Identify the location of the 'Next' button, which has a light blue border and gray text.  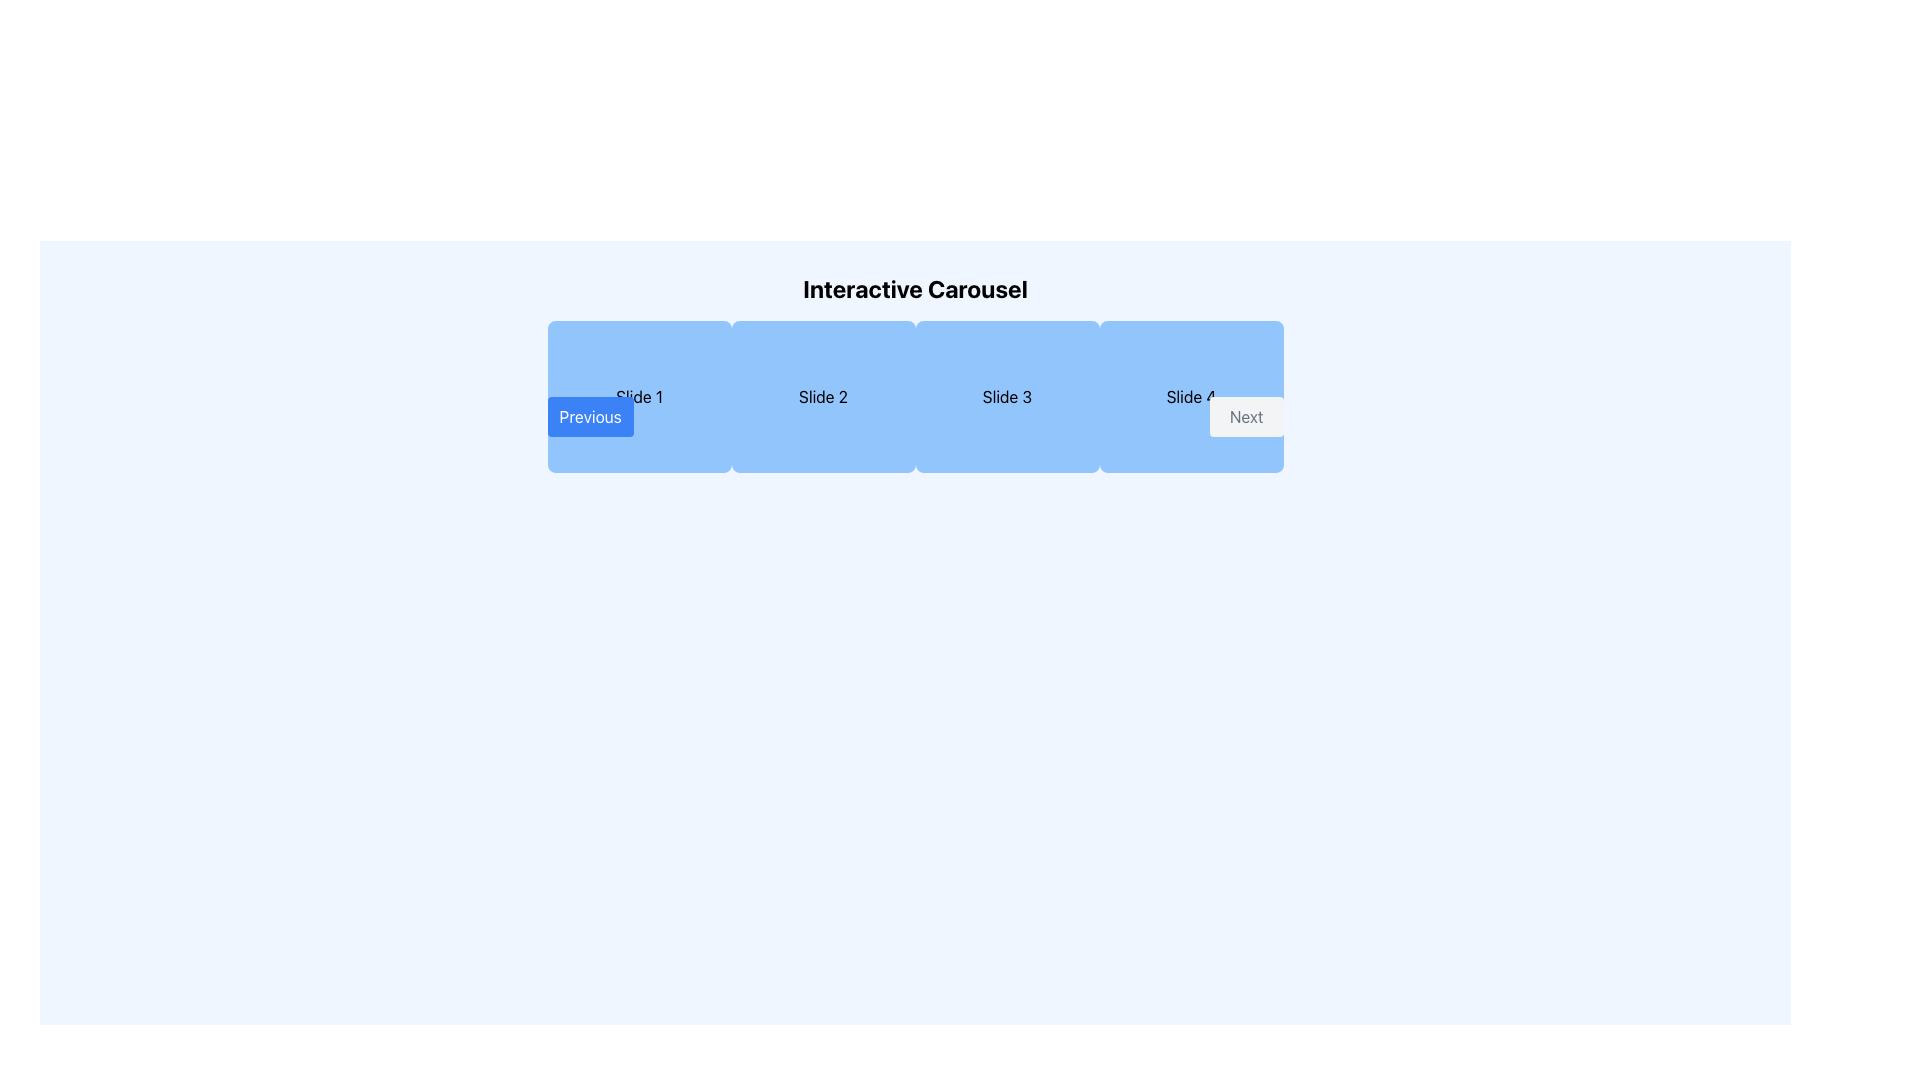
(1245, 415).